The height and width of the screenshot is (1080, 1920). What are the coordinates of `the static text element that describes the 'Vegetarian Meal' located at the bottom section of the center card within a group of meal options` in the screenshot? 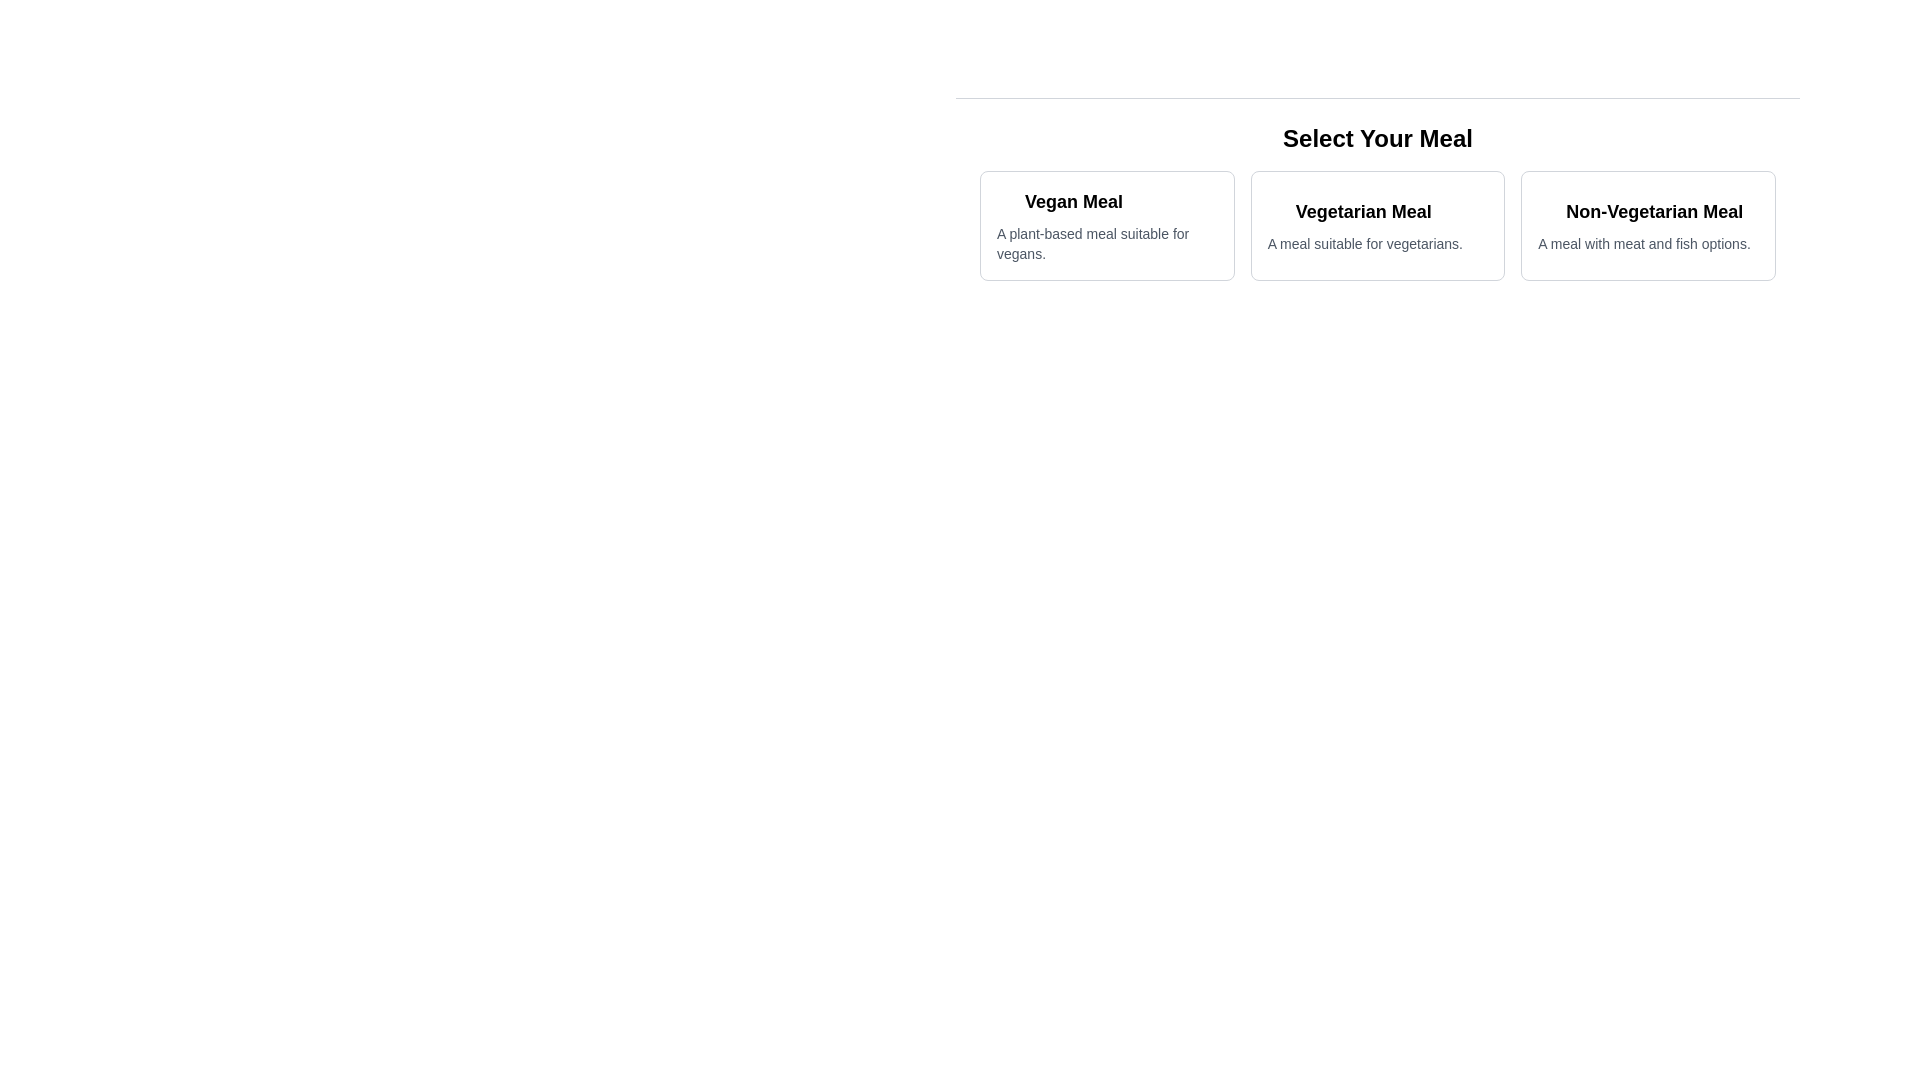 It's located at (1376, 242).